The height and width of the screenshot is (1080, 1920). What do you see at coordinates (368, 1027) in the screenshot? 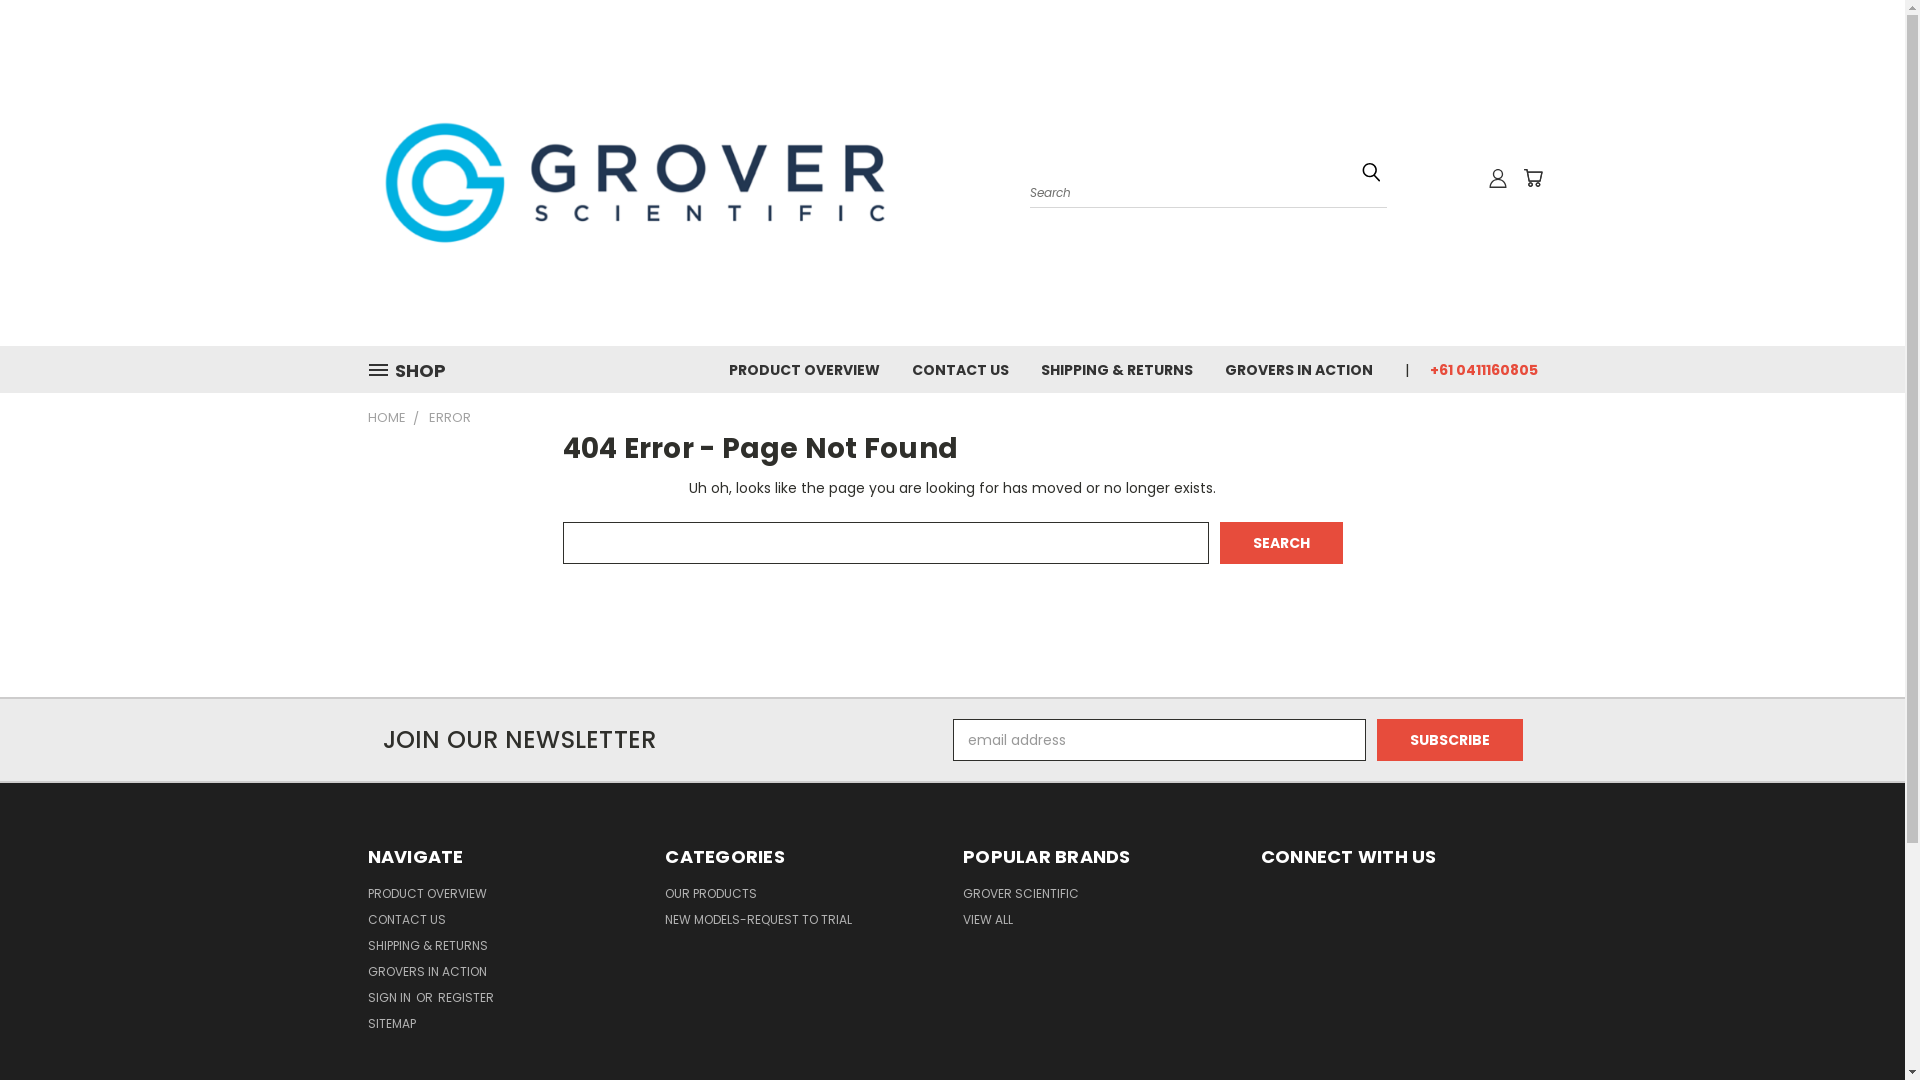
I see `'SITEMAP'` at bounding box center [368, 1027].